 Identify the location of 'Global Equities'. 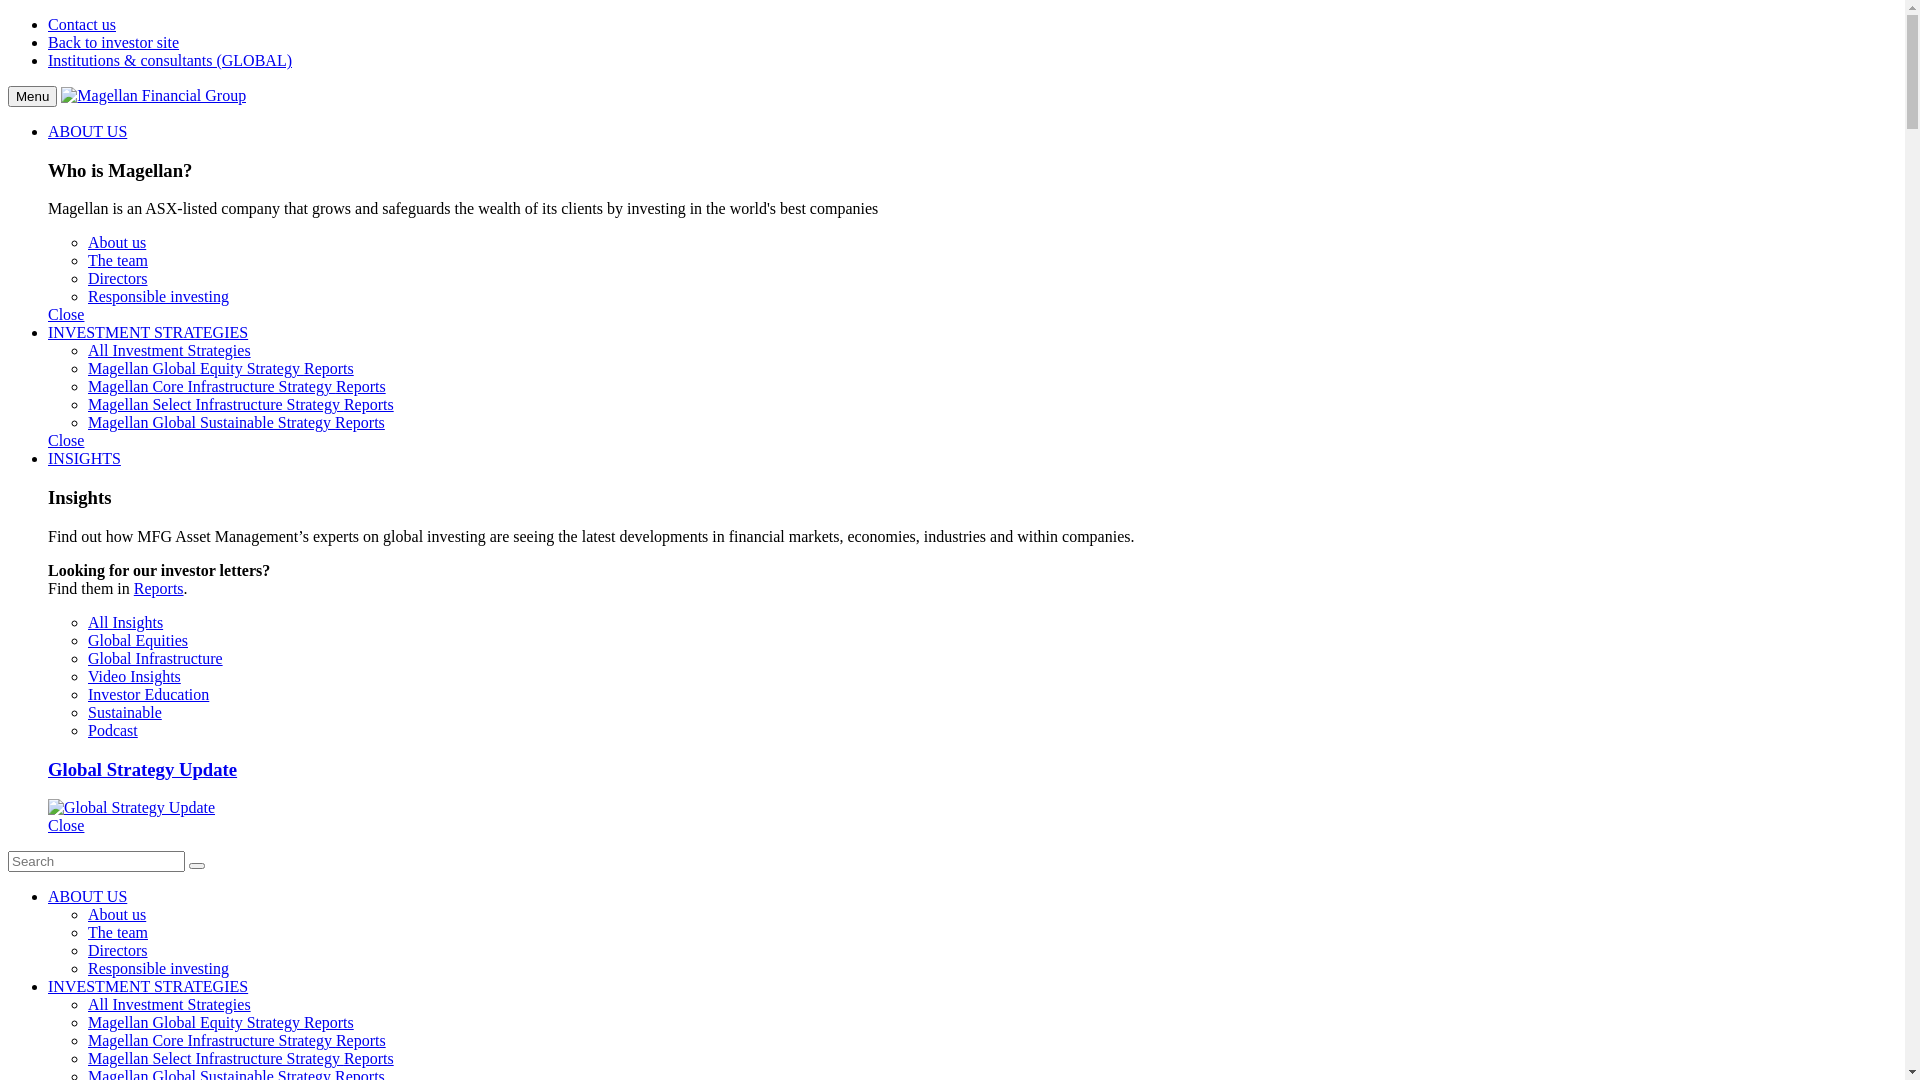
(137, 640).